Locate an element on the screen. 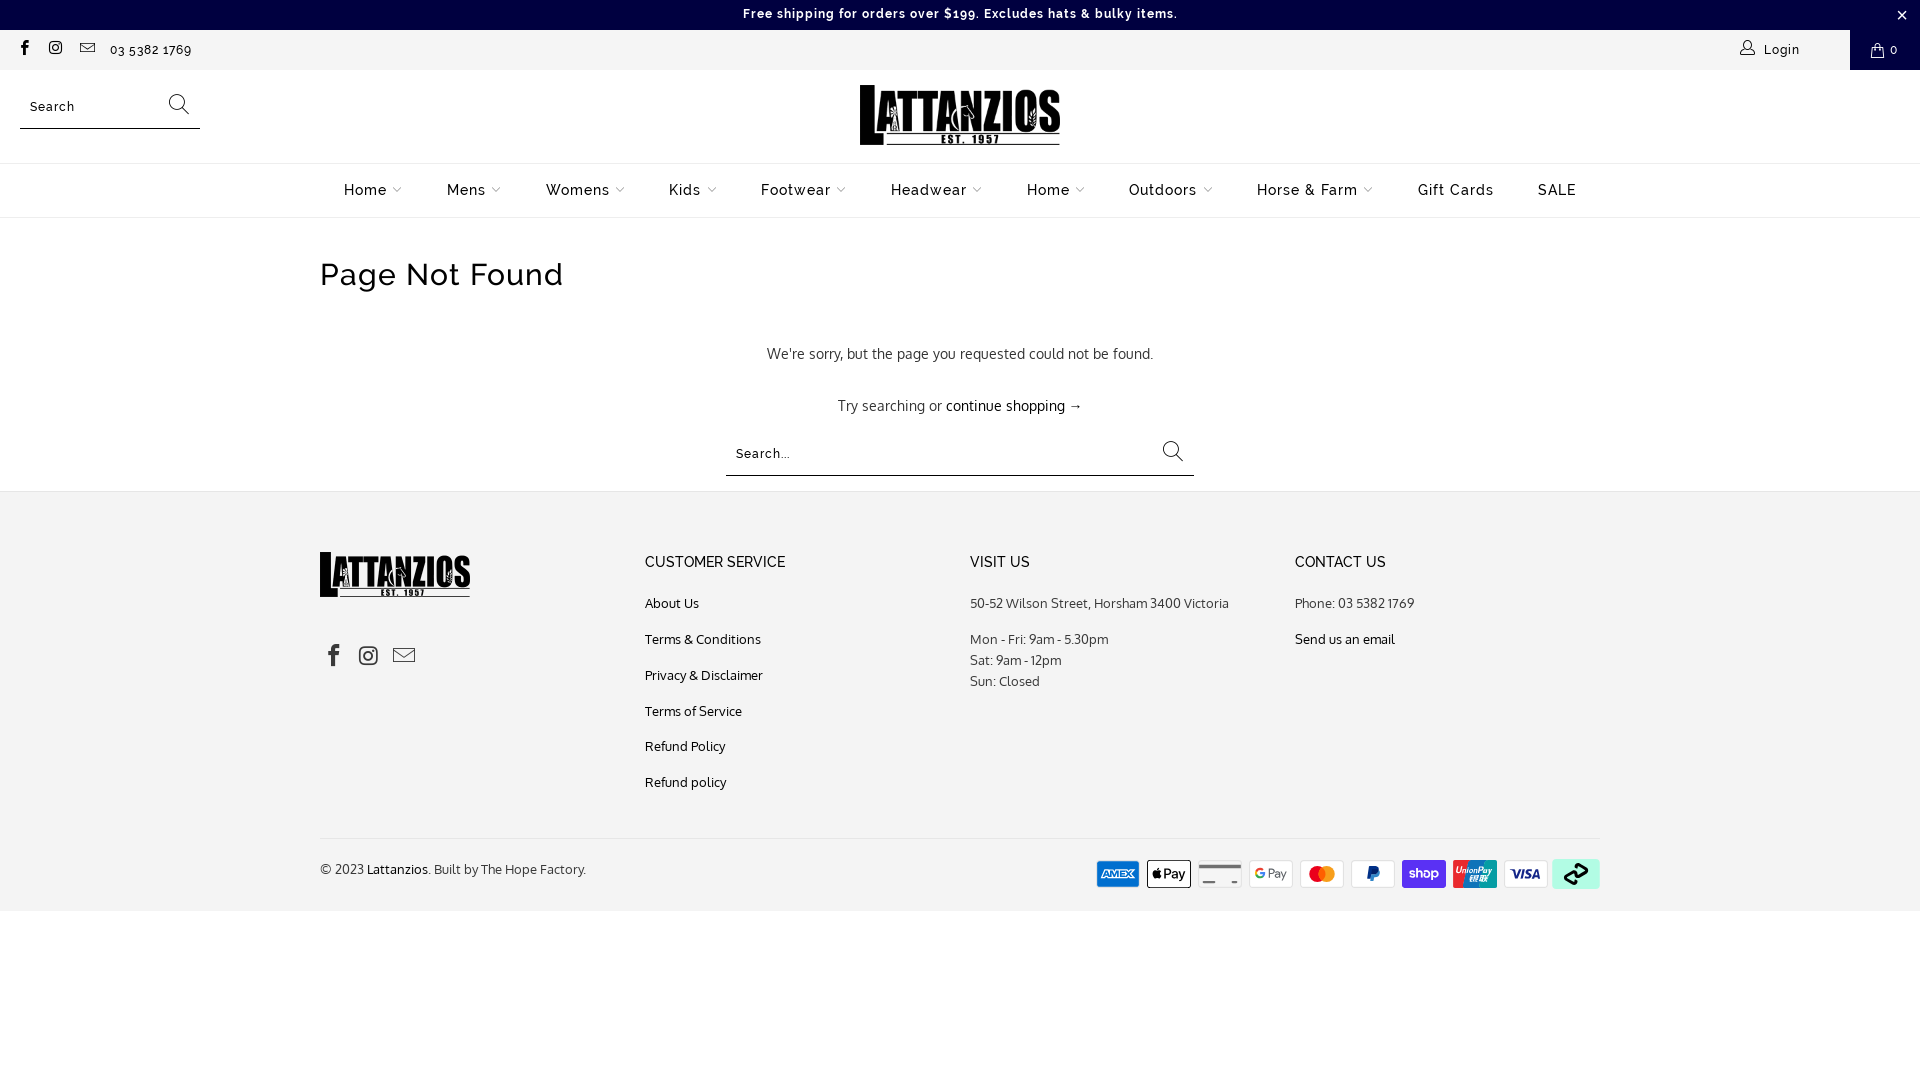 Image resolution: width=1920 pixels, height=1080 pixels. 'Outdoors' is located at coordinates (1171, 190).